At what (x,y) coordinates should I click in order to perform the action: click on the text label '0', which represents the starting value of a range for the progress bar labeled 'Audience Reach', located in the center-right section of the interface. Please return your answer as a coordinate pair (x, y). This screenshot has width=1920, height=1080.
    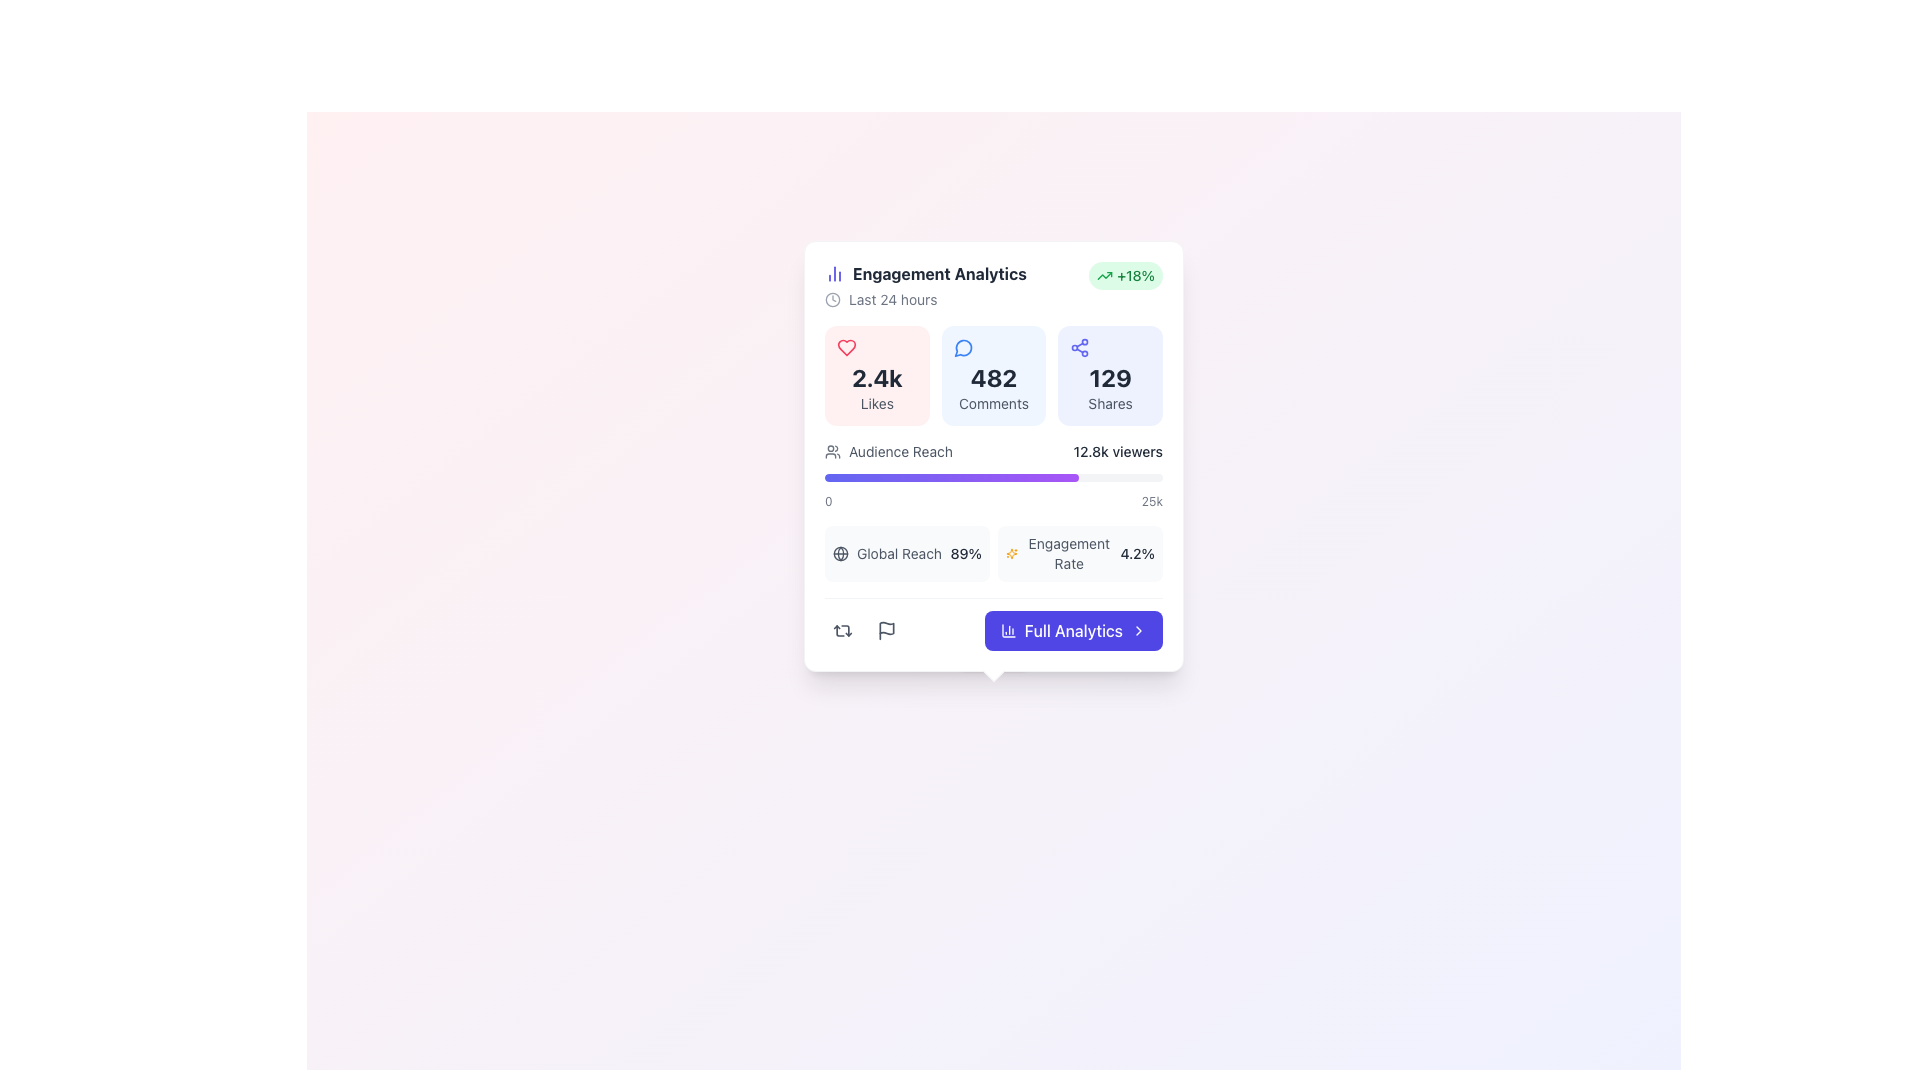
    Looking at the image, I should click on (828, 500).